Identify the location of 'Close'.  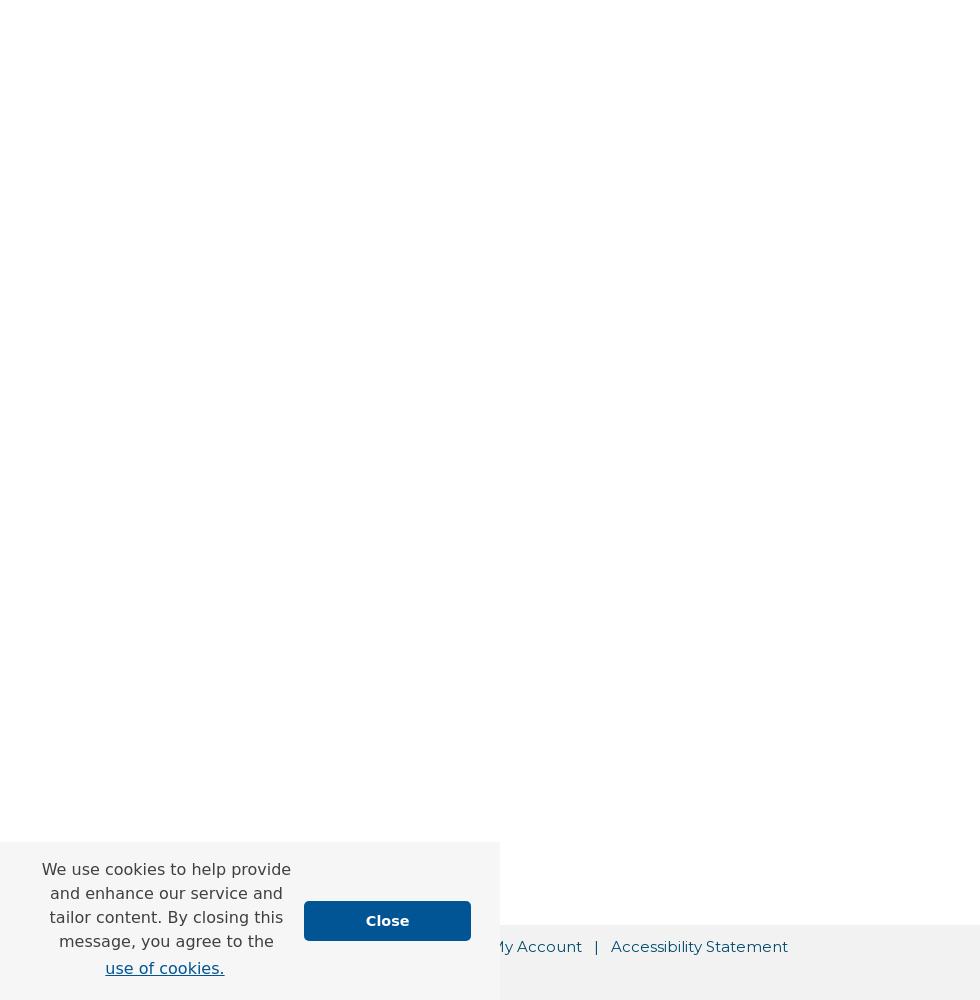
(364, 920).